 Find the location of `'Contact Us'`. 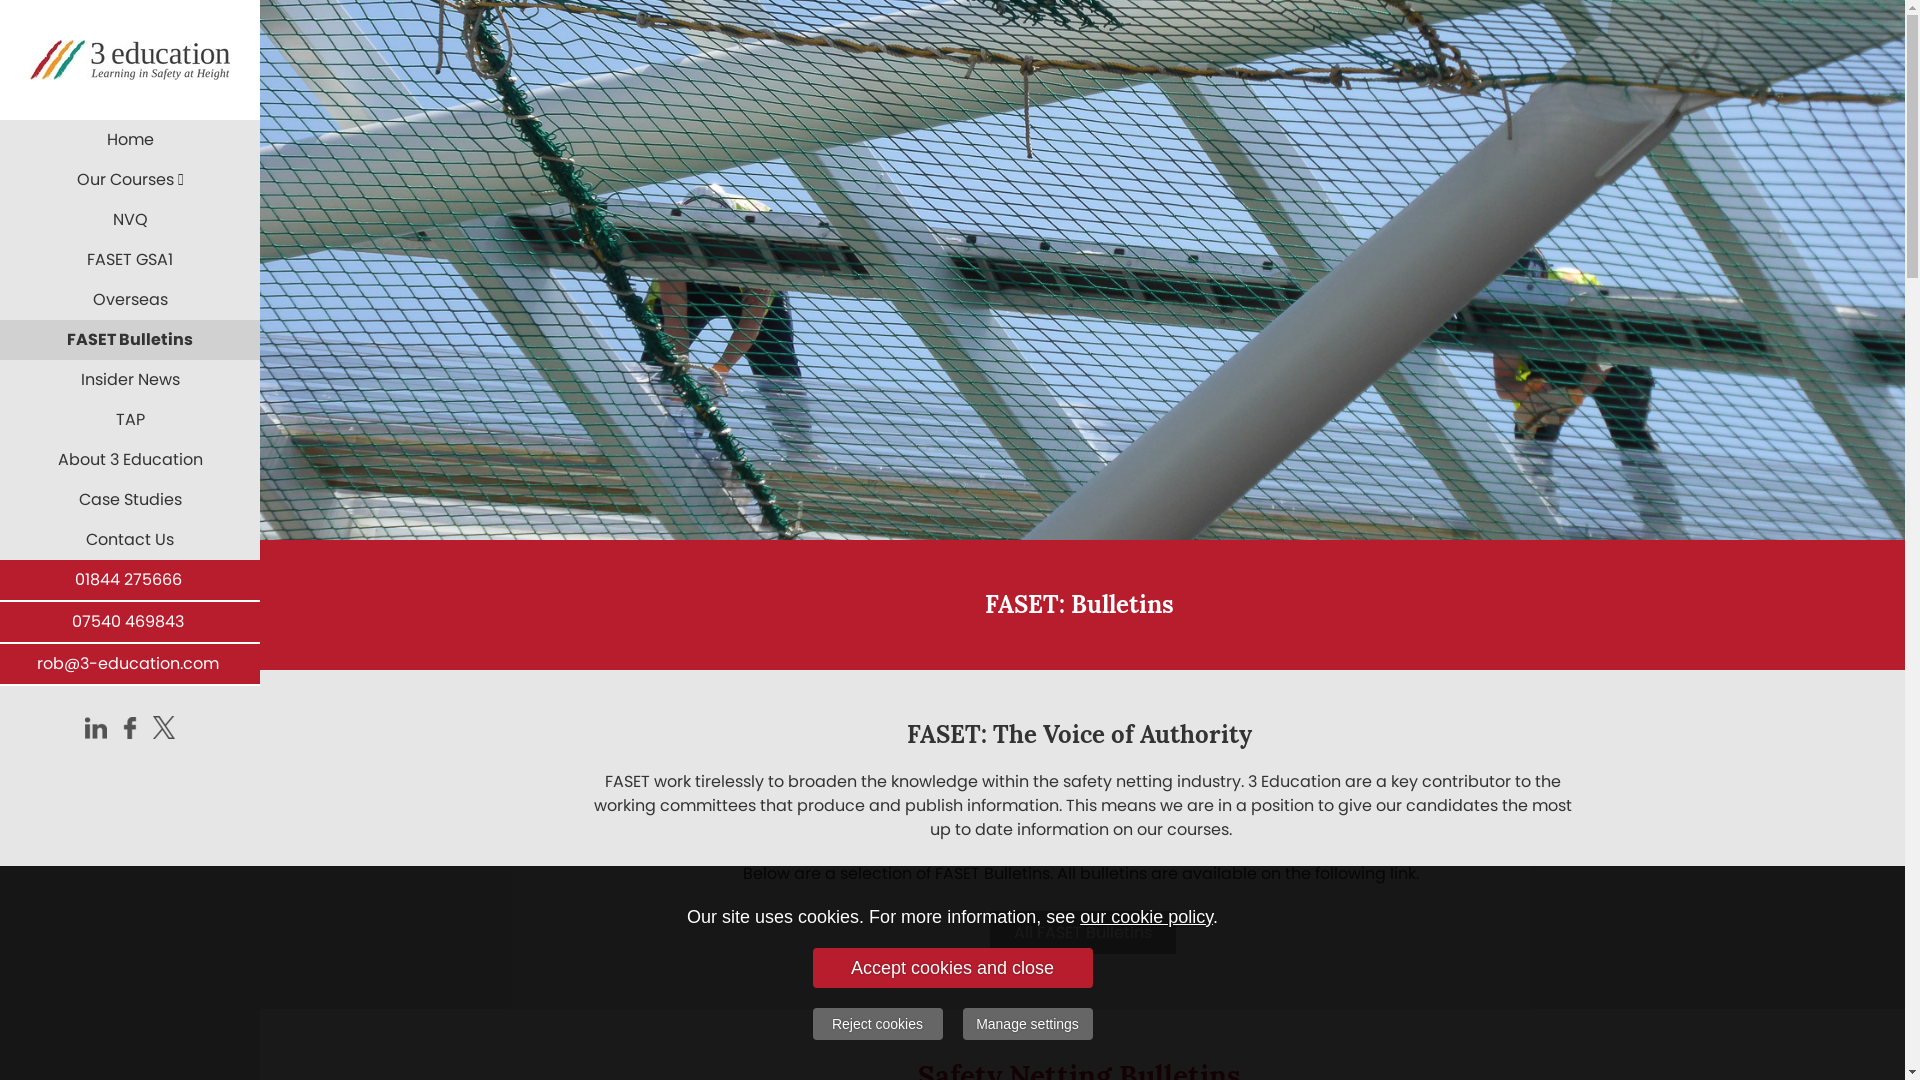

'Contact Us' is located at coordinates (128, 540).